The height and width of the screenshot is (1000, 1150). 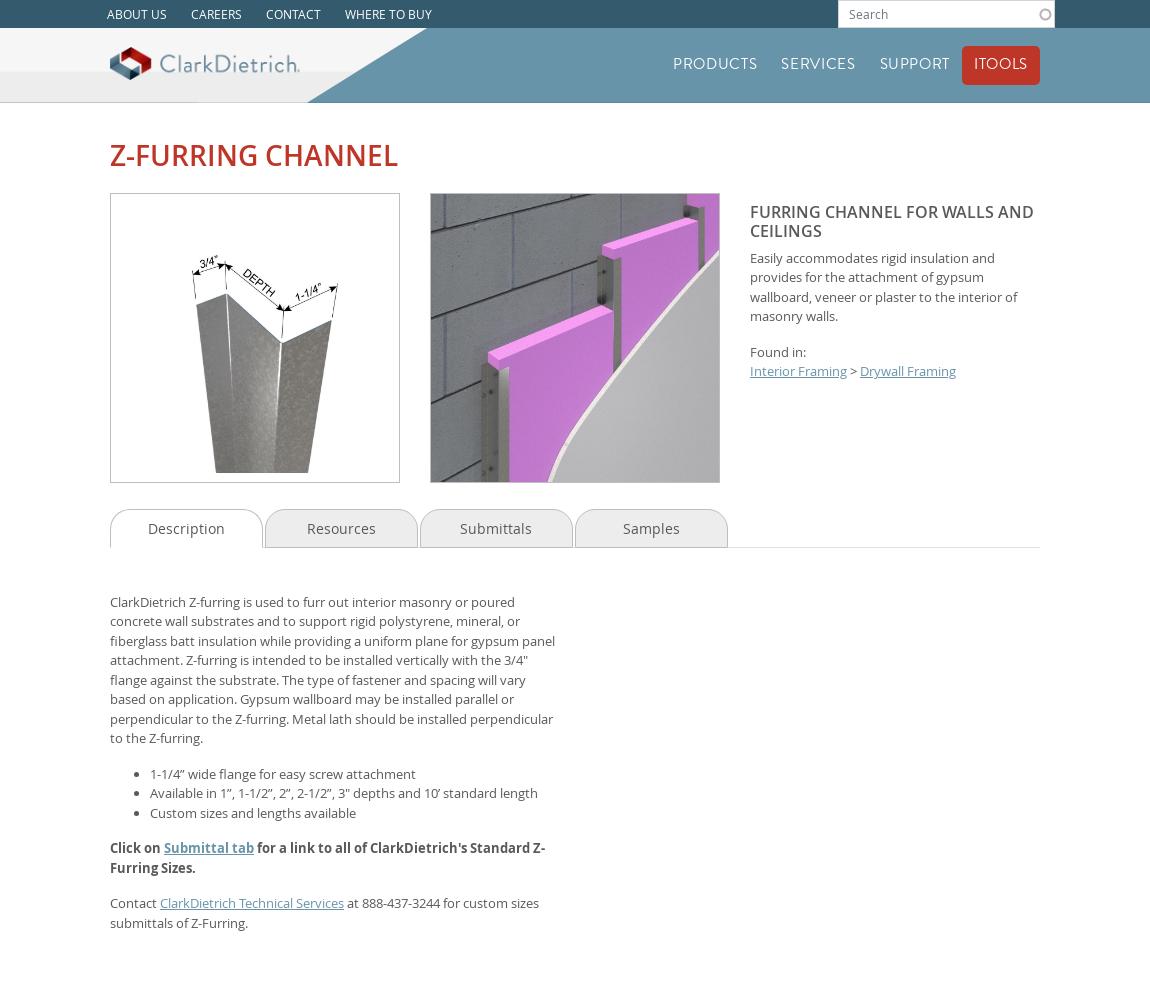 What do you see at coordinates (891, 219) in the screenshot?
I see `'Furring Channel for Walls and Ceilings'` at bounding box center [891, 219].